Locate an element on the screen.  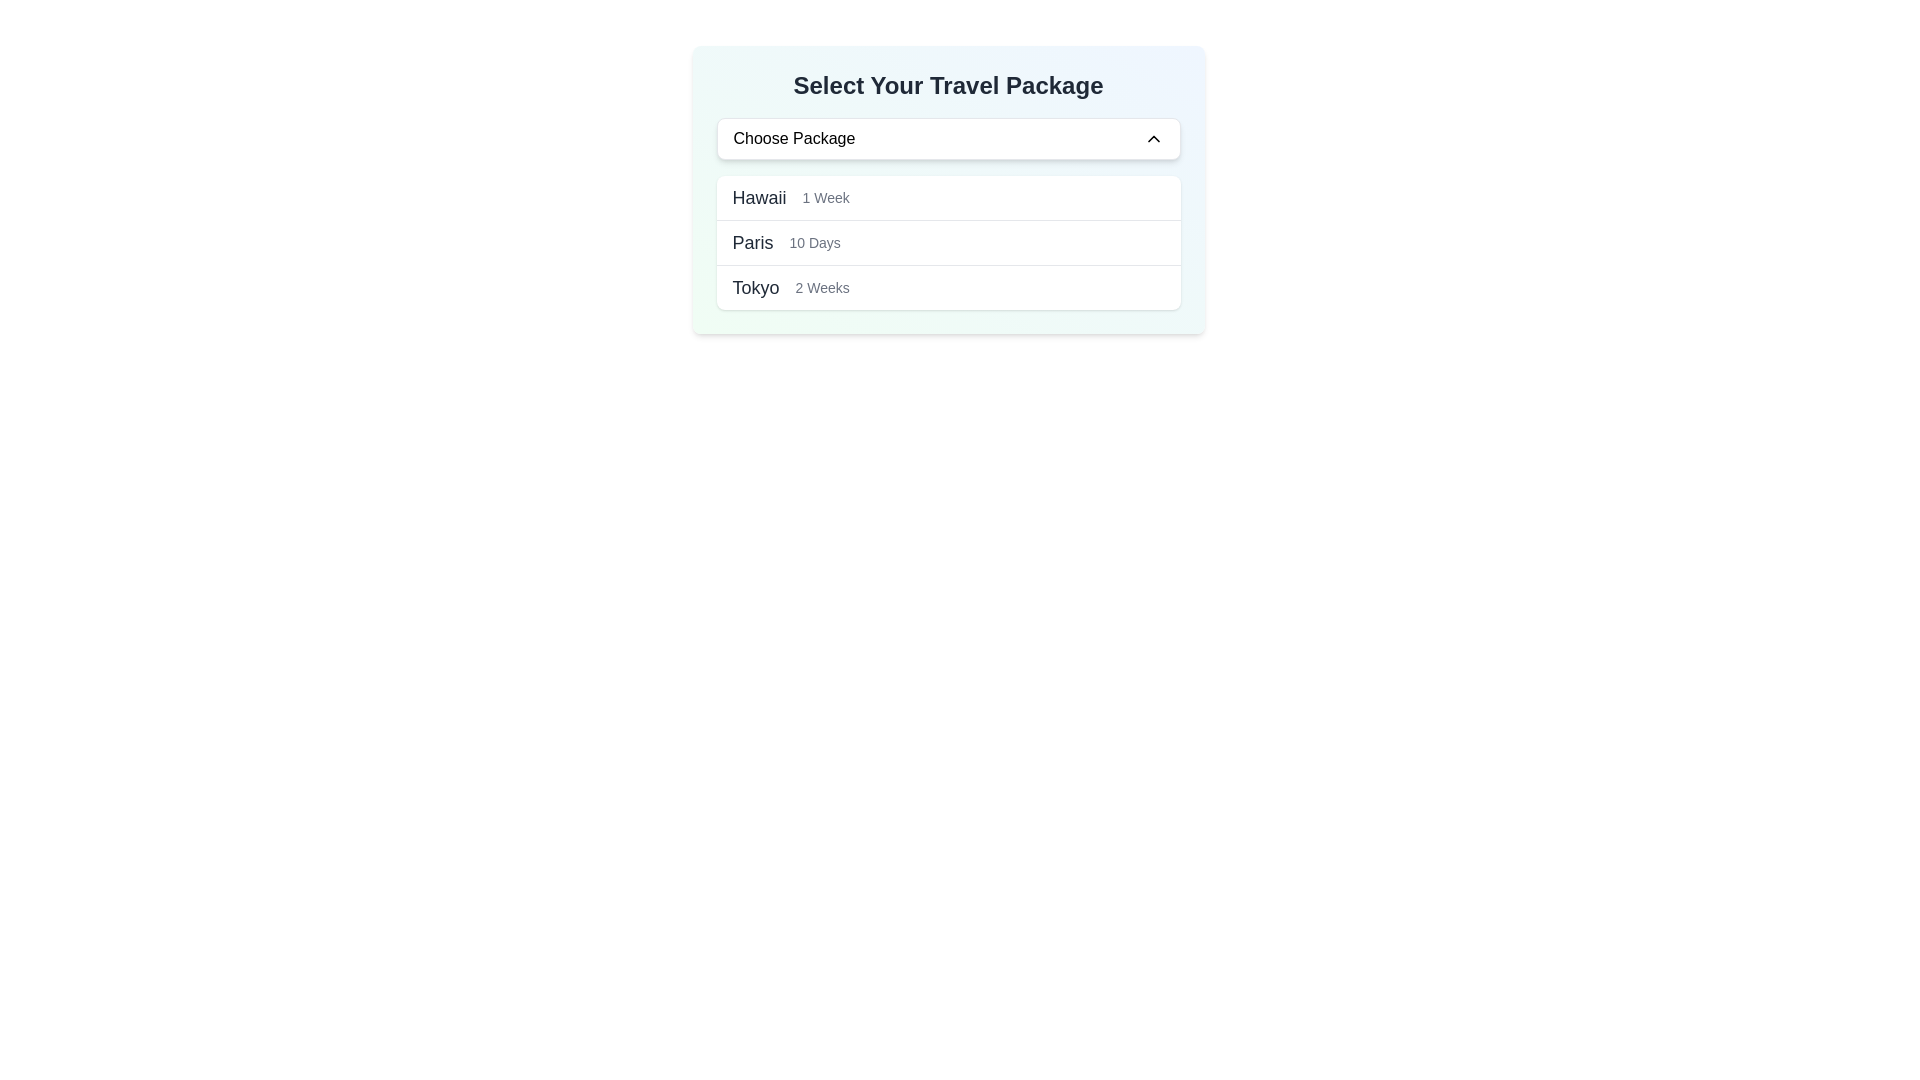
the text label 'Tokyo' is located at coordinates (754, 288).